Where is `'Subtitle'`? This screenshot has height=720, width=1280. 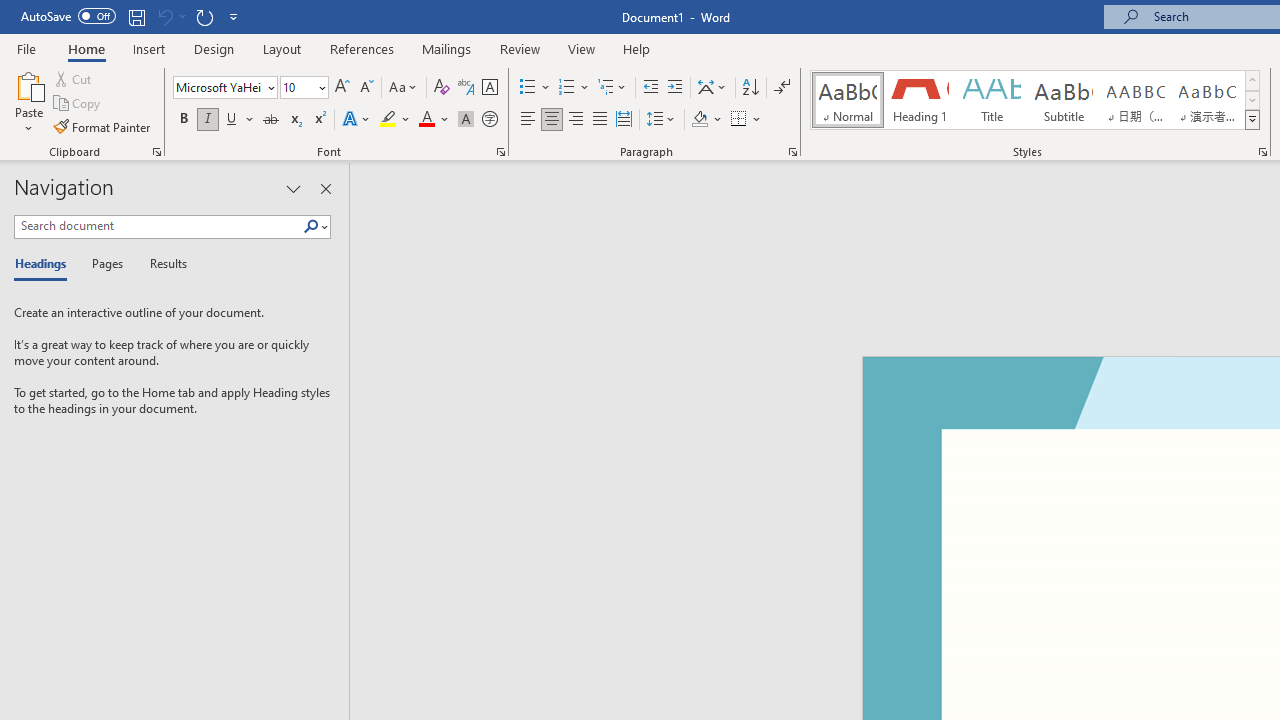
'Subtitle' is located at coordinates (1062, 100).